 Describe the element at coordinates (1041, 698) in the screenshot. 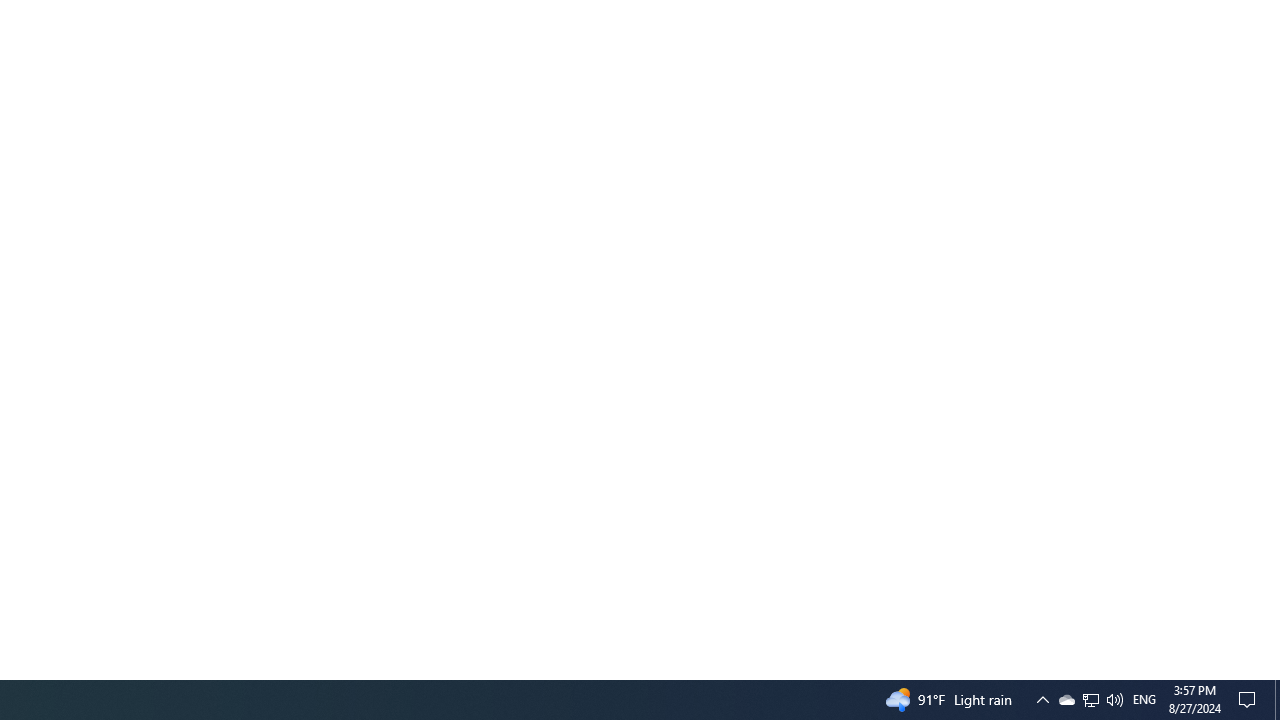

I see `'Notification Chevron'` at that location.